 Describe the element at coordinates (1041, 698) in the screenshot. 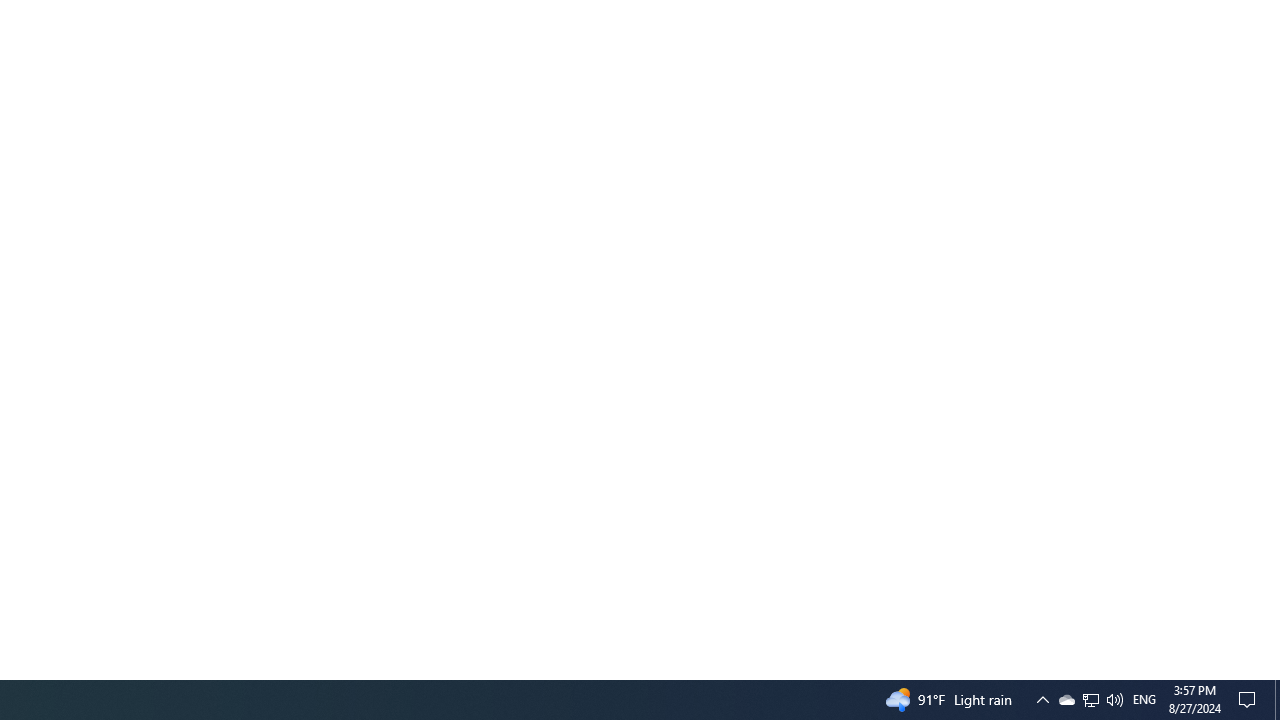

I see `'Notification Chevron'` at that location.